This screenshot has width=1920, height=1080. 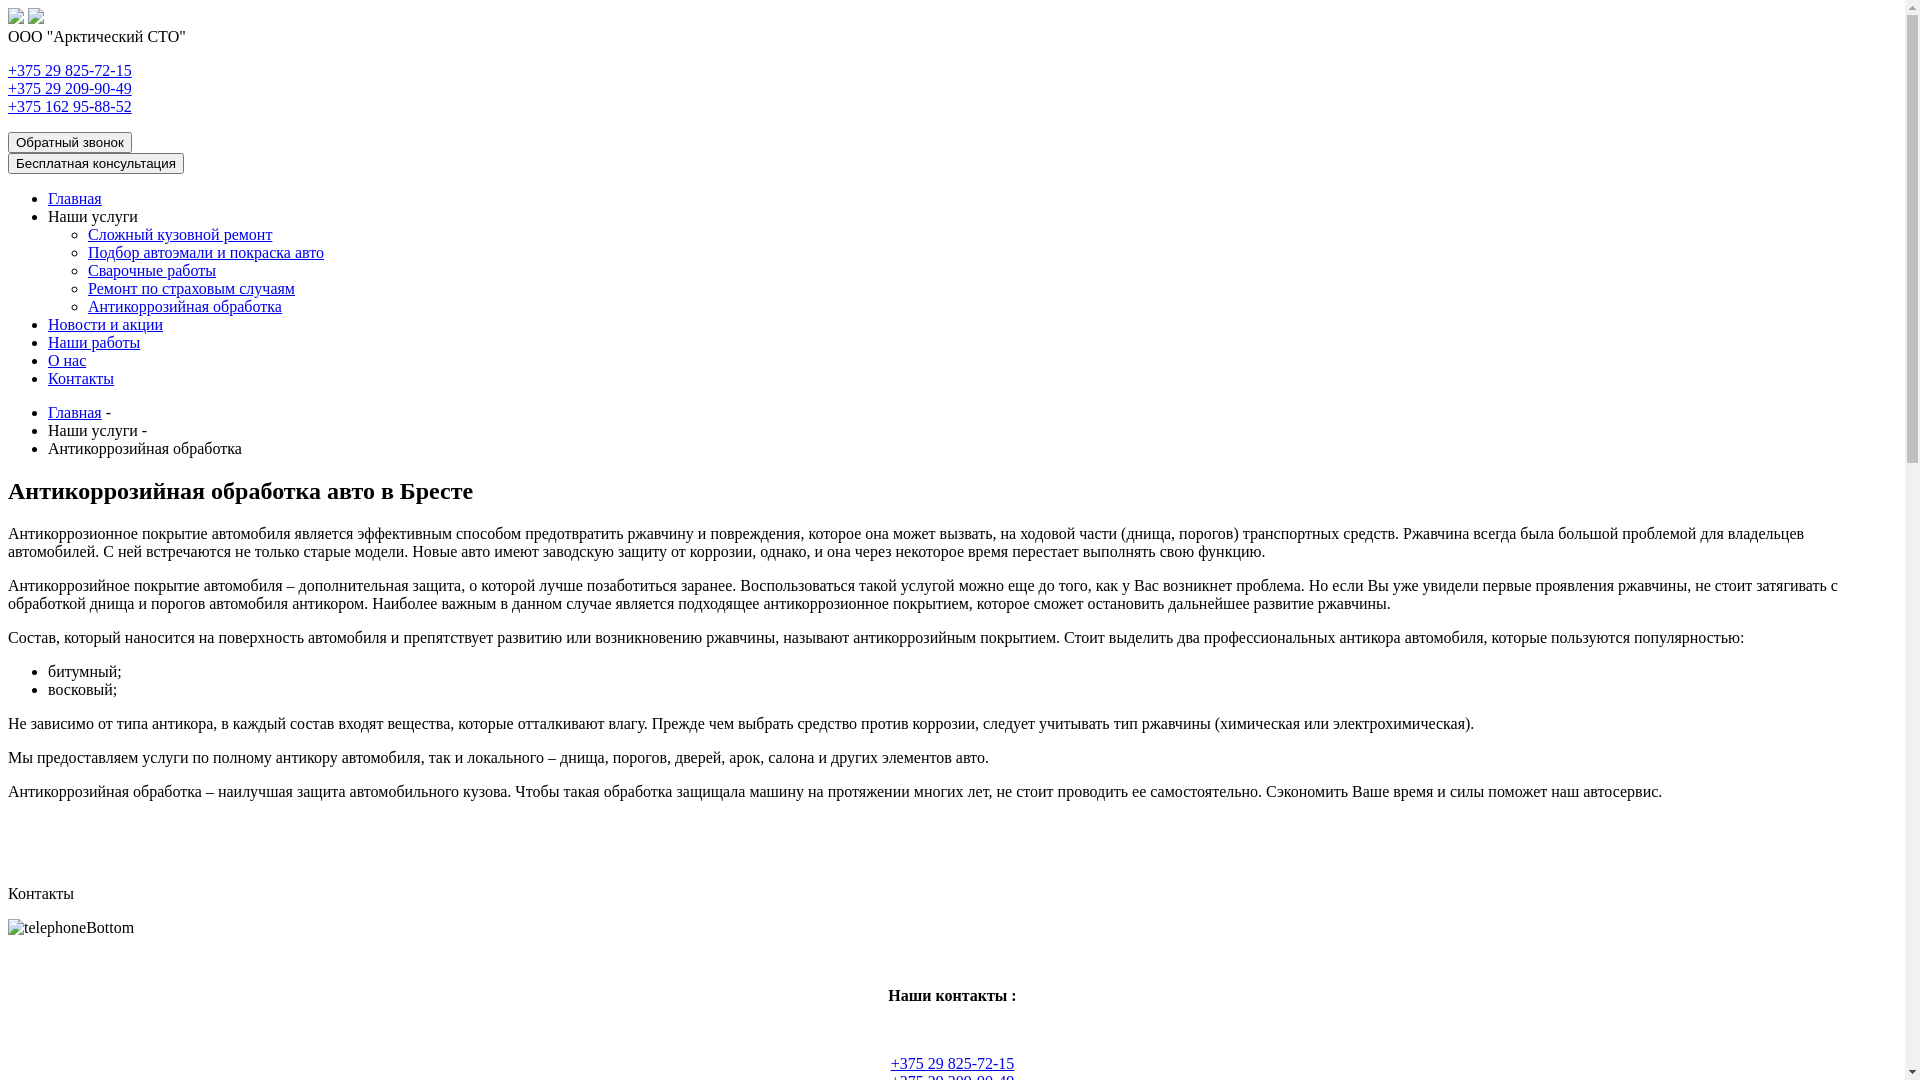 What do you see at coordinates (70, 69) in the screenshot?
I see `'+375 29 825-72-15'` at bounding box center [70, 69].